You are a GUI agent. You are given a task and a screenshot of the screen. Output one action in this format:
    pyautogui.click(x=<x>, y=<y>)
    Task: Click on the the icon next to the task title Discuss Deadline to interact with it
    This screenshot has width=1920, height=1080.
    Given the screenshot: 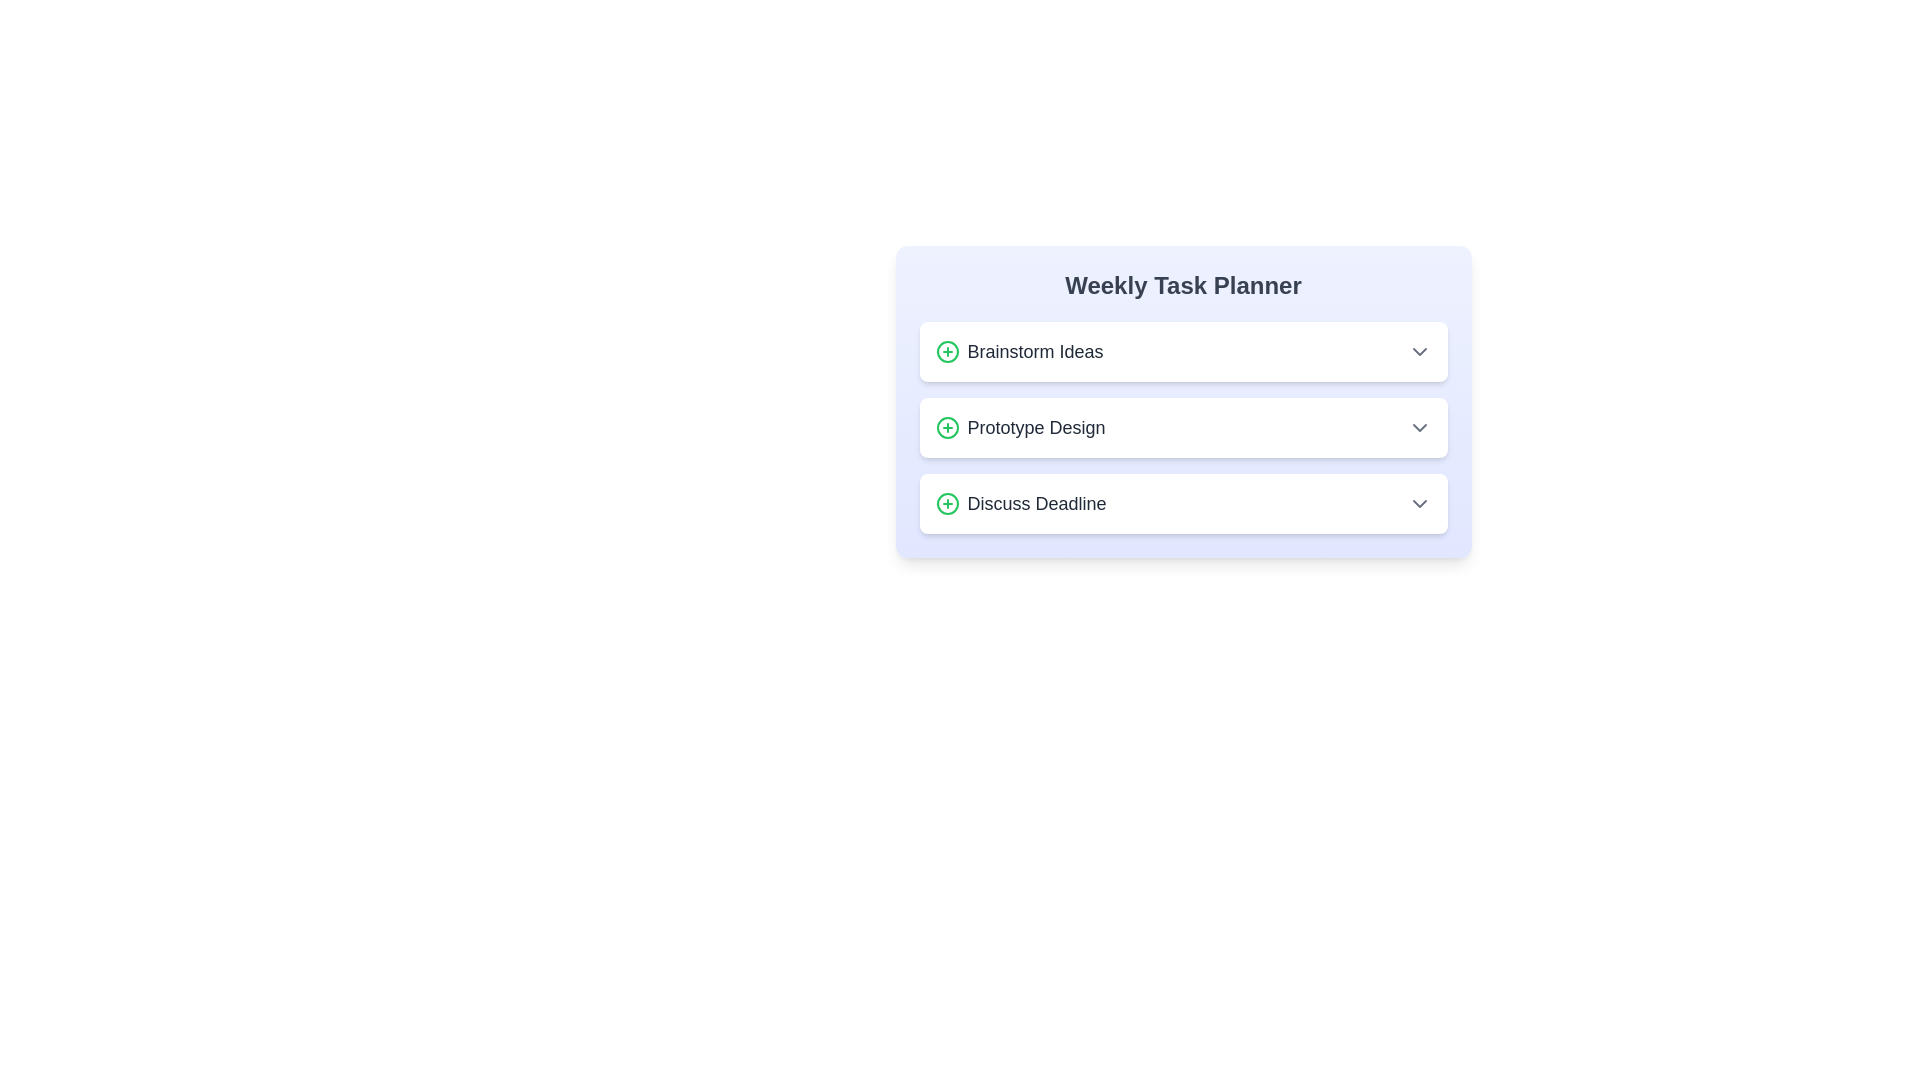 What is the action you would take?
    pyautogui.click(x=946, y=503)
    